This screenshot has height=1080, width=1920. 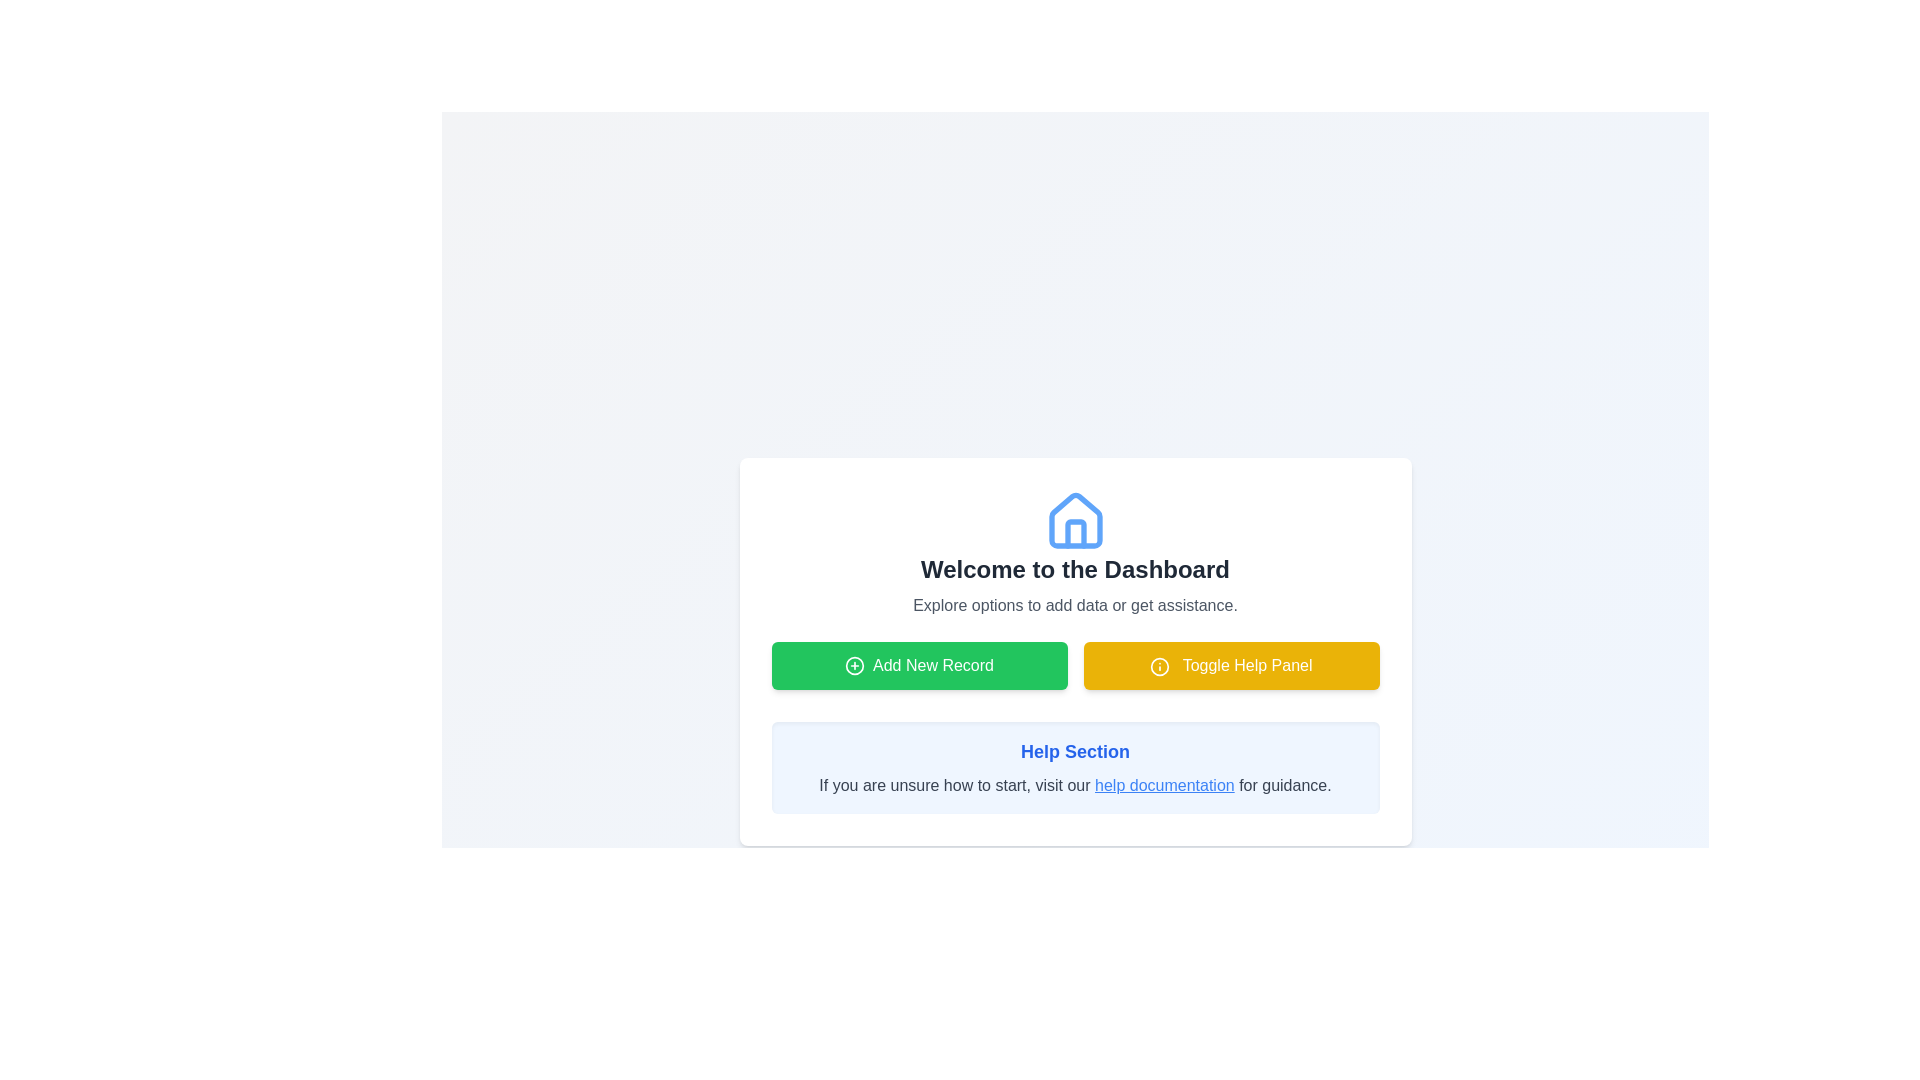 I want to click on the circular icon on the leftmost part of the green 'Add New Record' button, so click(x=854, y=666).